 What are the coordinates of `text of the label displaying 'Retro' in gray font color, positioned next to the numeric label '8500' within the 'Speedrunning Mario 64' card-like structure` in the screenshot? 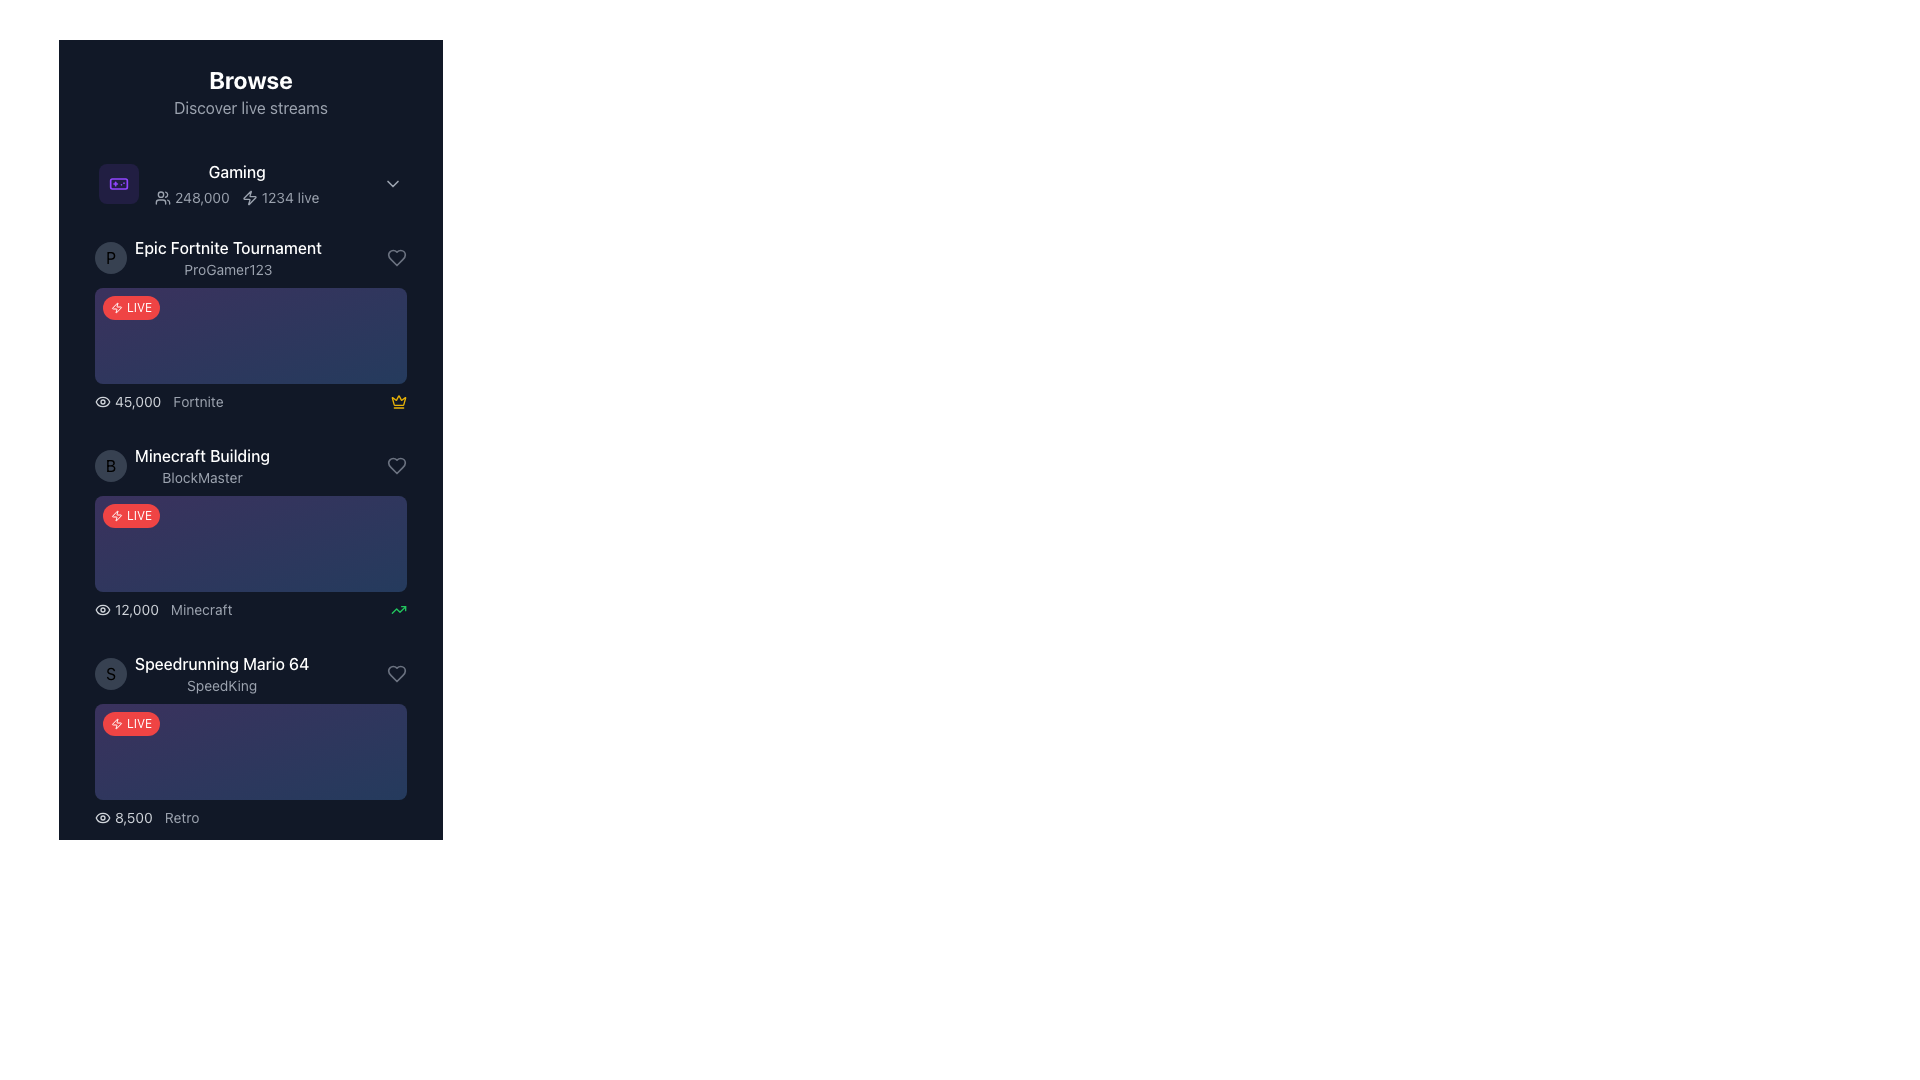 It's located at (182, 817).